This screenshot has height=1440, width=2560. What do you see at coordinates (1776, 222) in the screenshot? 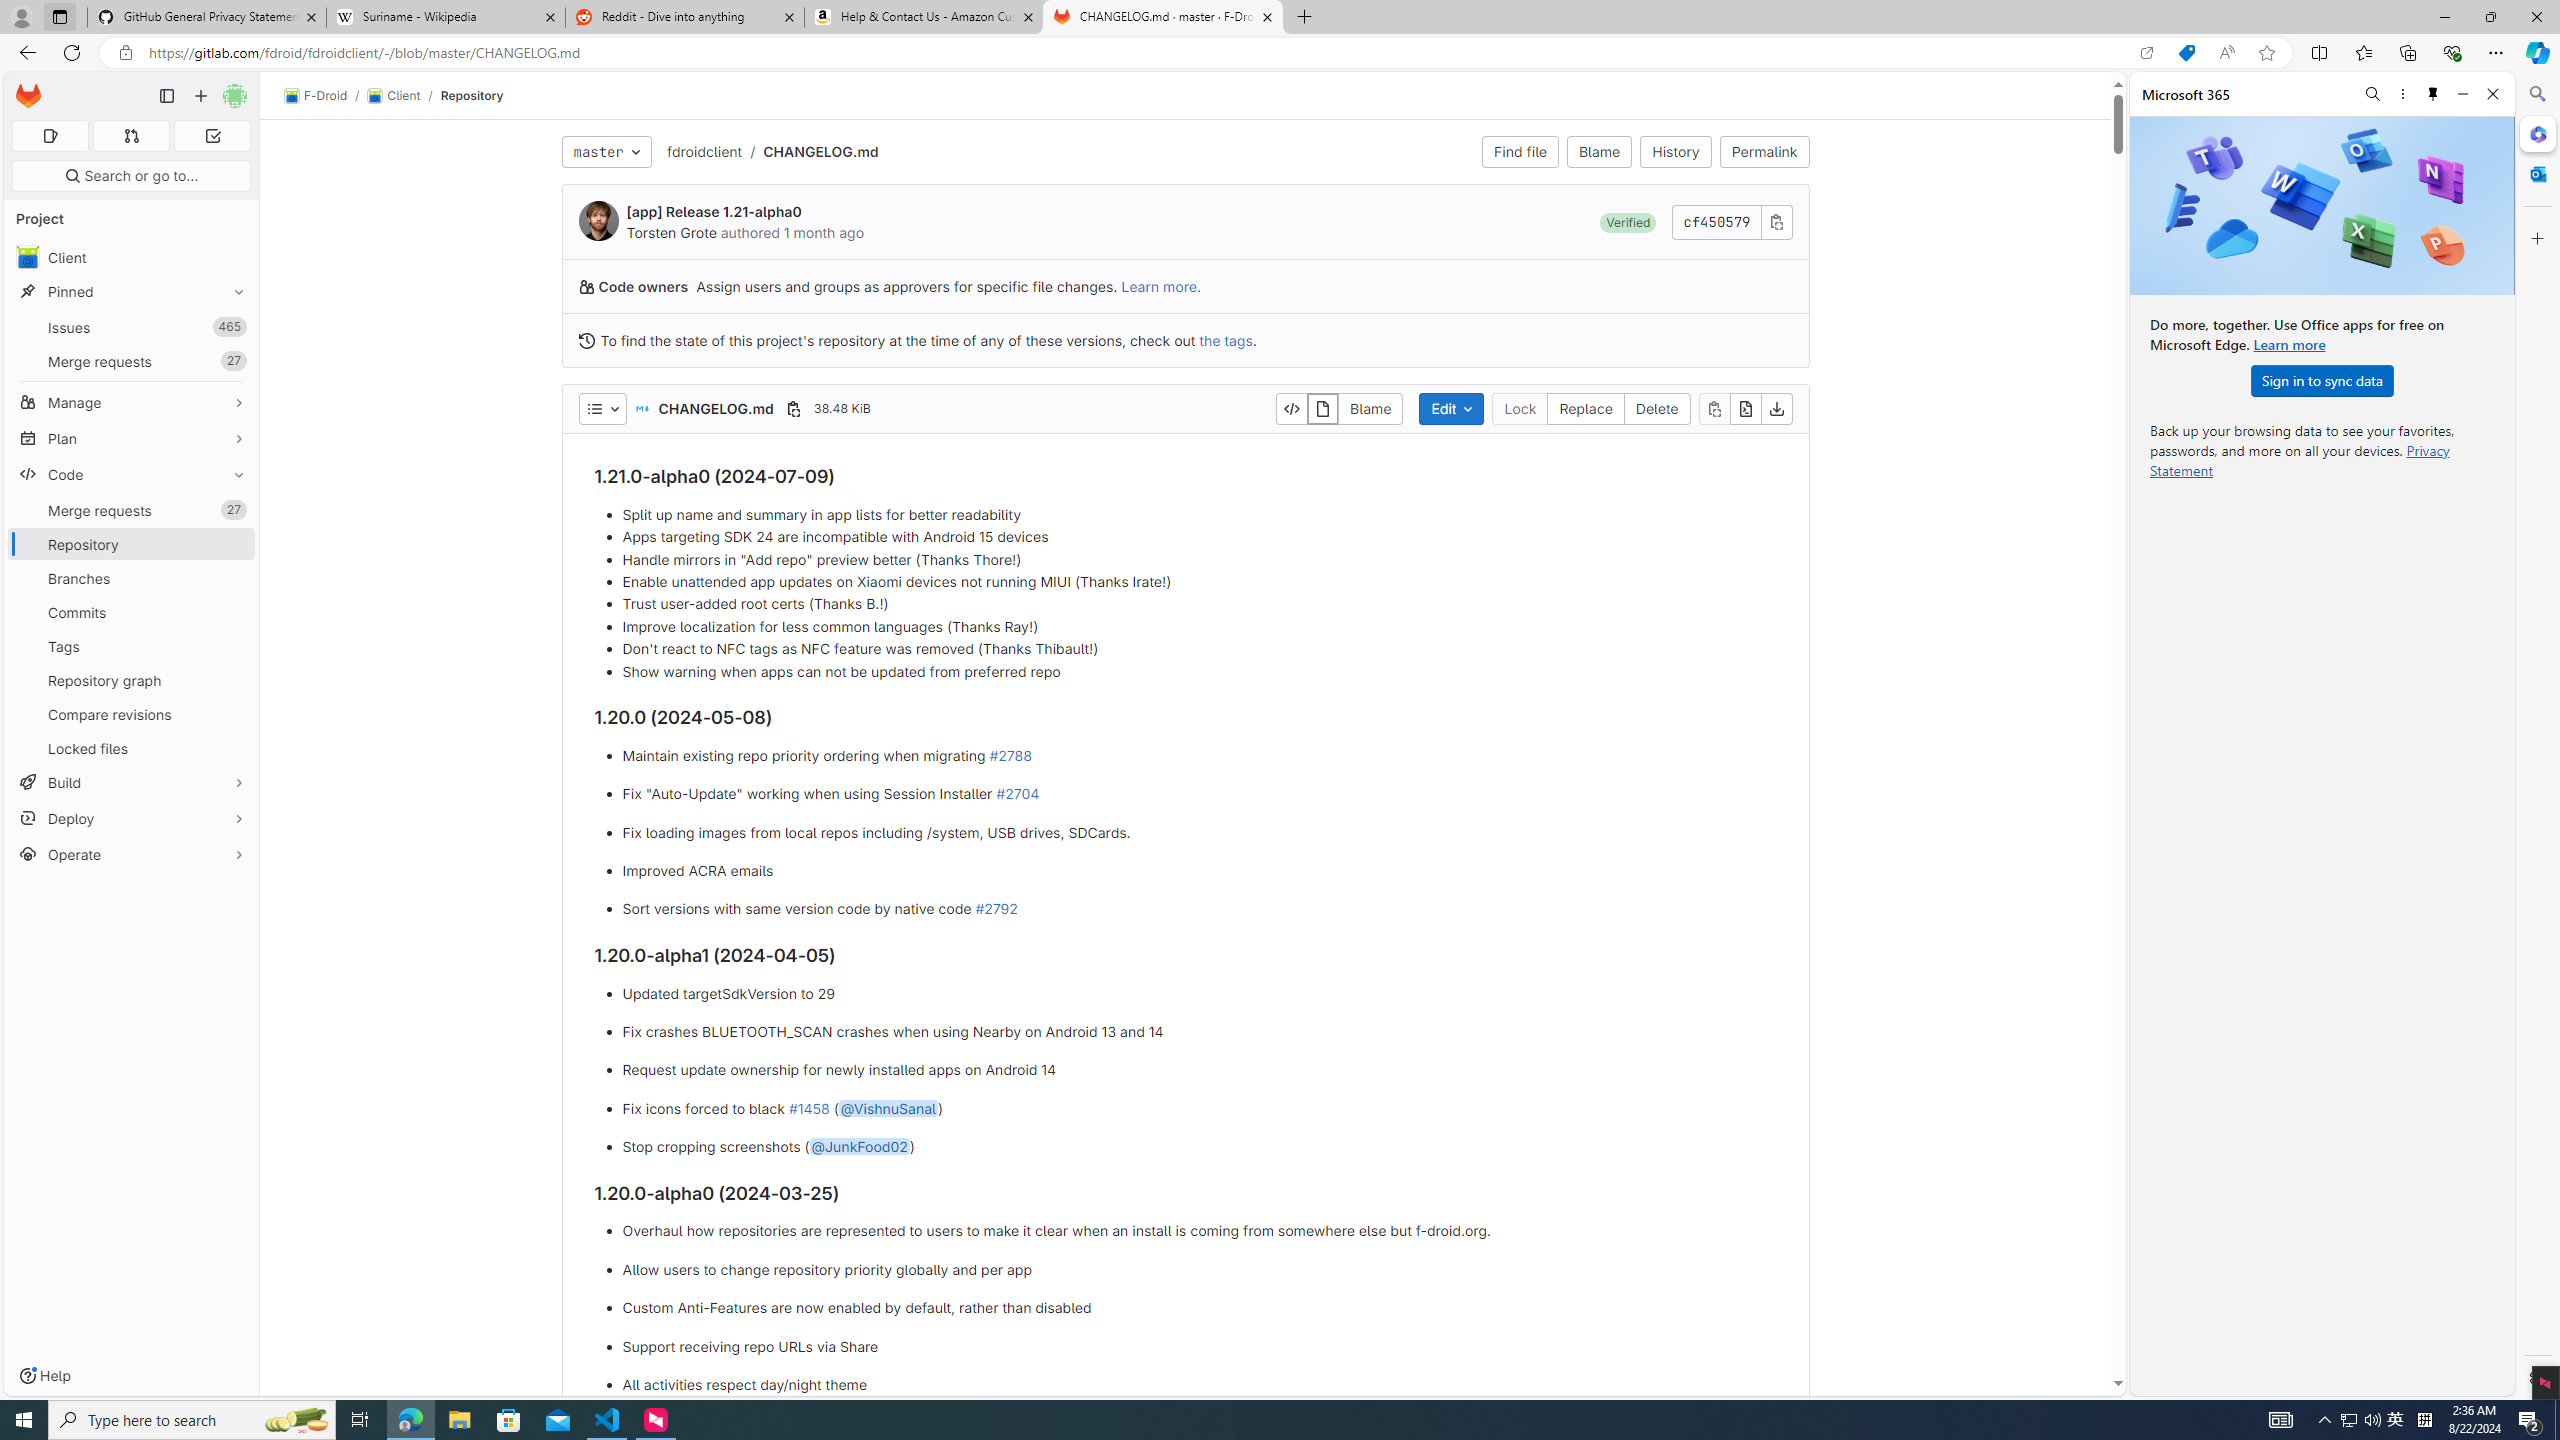
I see `'Copy commit SHA'` at bounding box center [1776, 222].